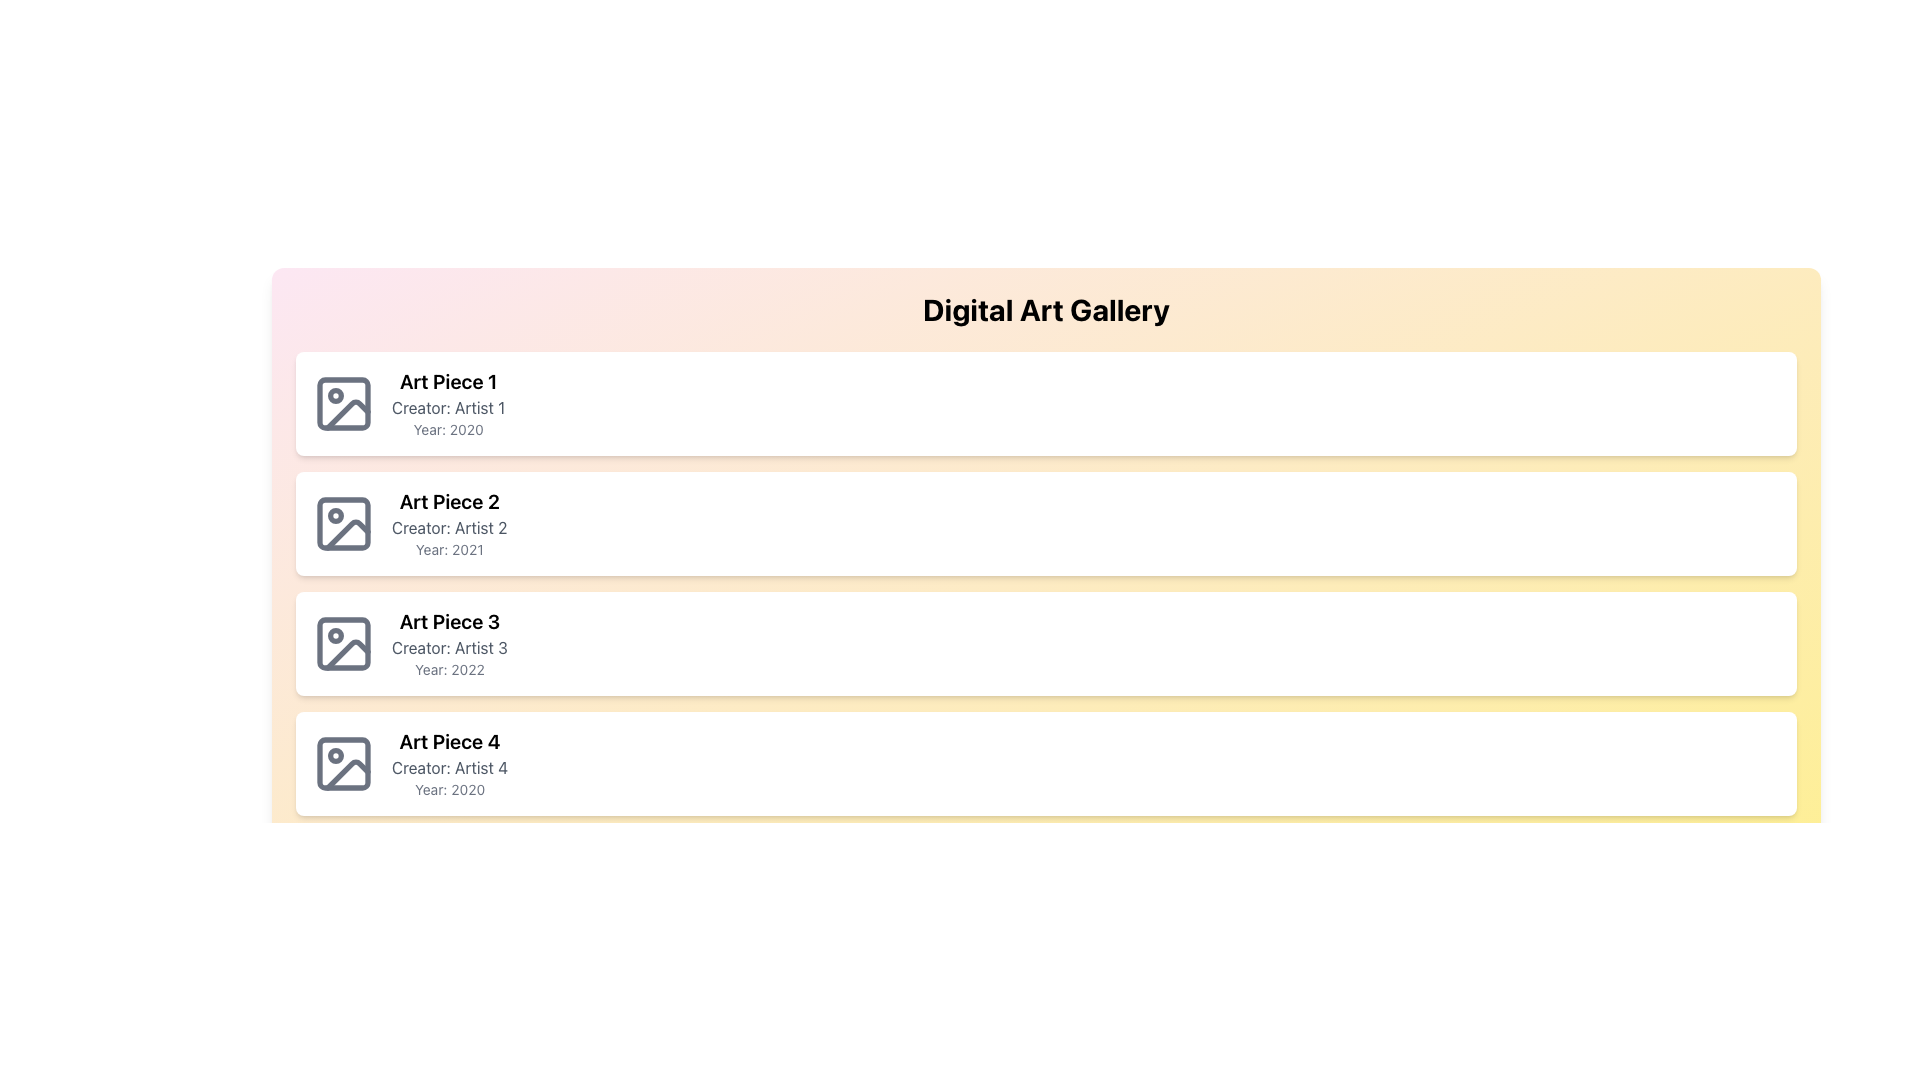 The image size is (1920, 1080). What do you see at coordinates (336, 396) in the screenshot?
I see `the decorative Circle graphic element embedded within the first image icon of 'Art Piece 1'` at bounding box center [336, 396].